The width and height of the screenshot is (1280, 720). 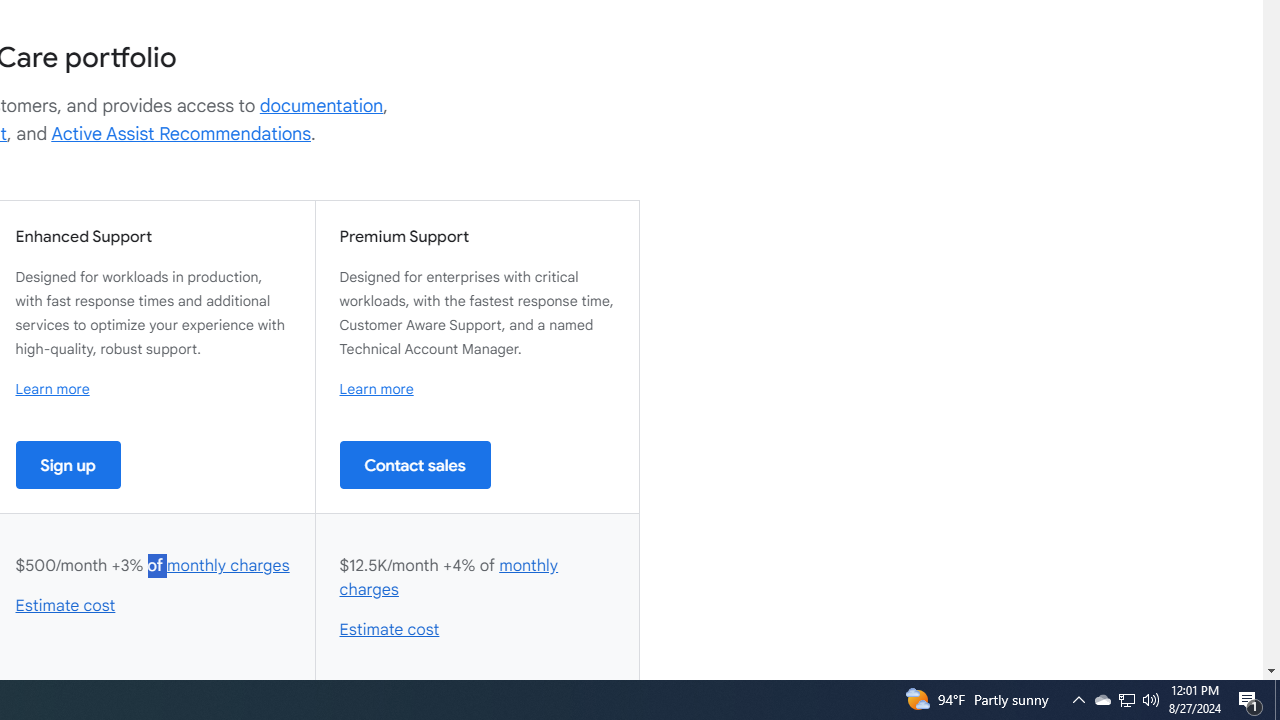 I want to click on 'documentation', so click(x=321, y=105).